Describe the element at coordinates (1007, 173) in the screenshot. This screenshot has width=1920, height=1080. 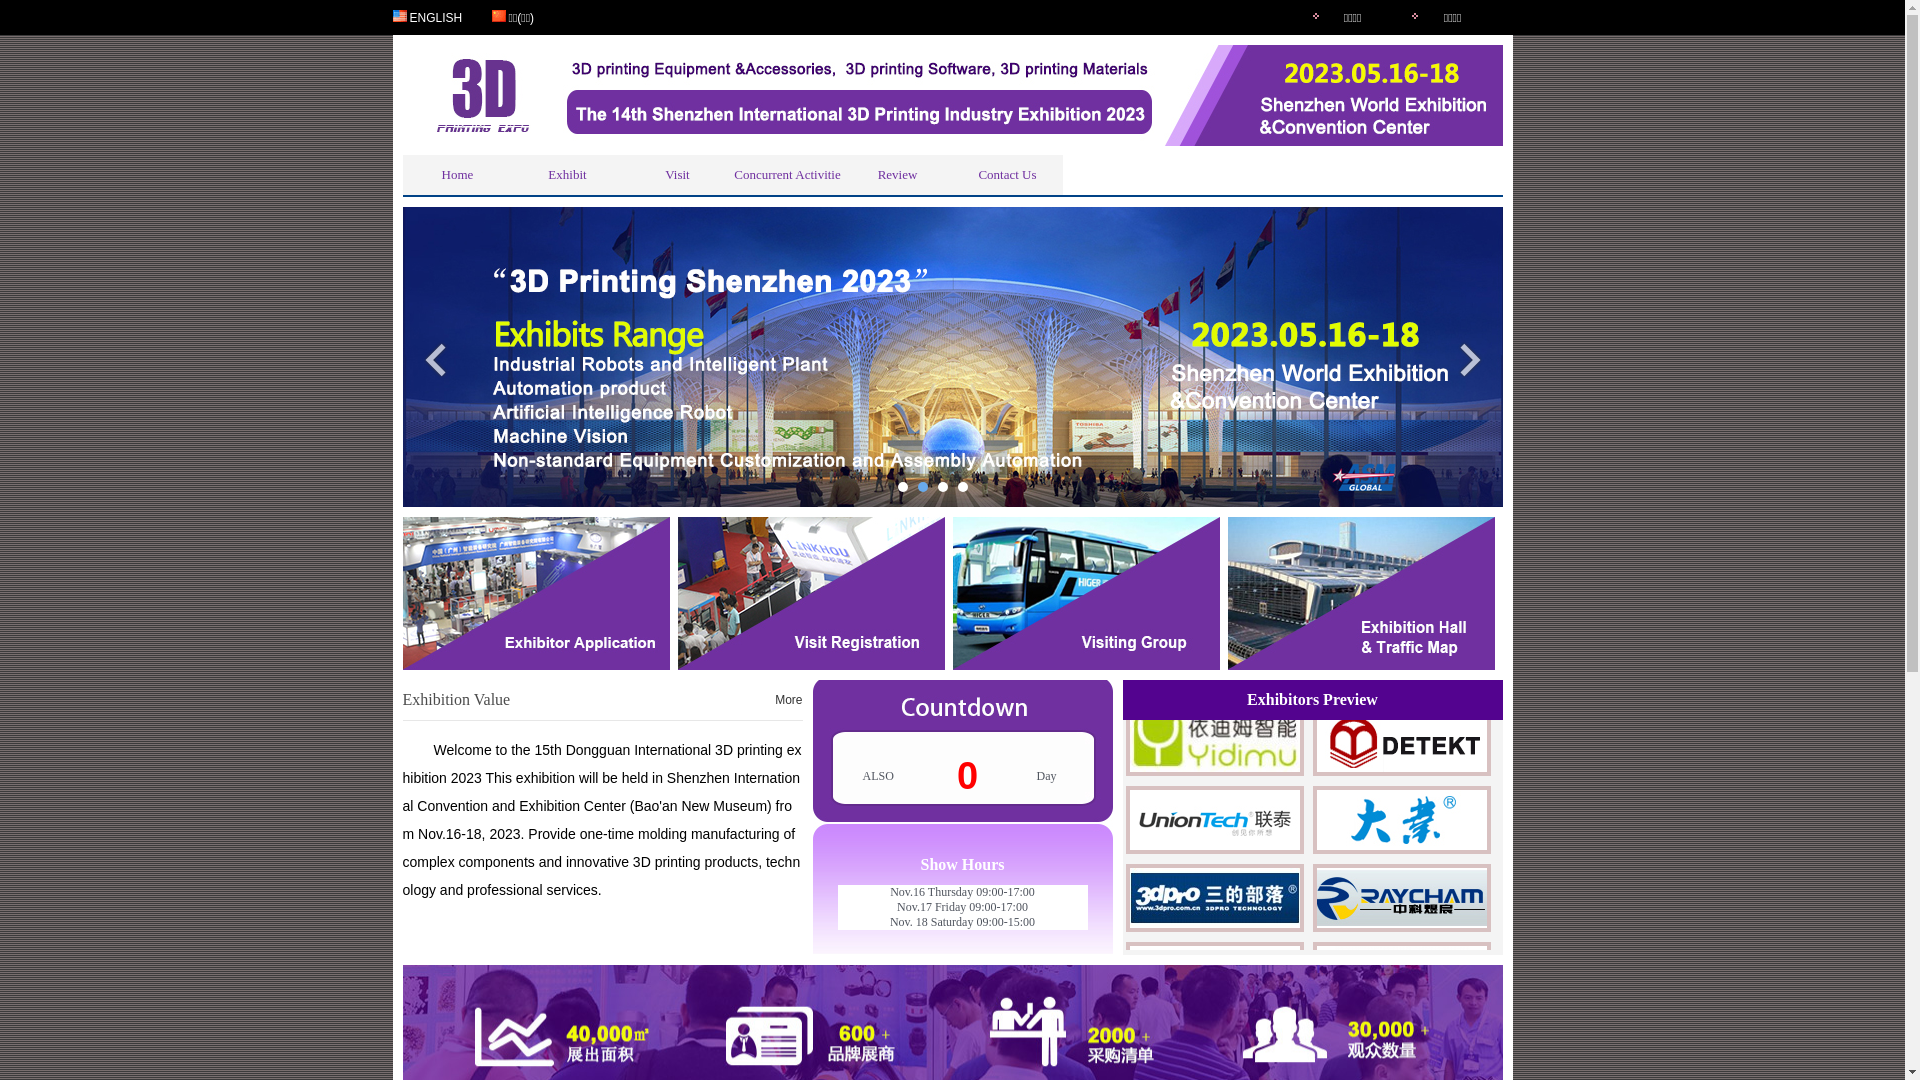
I see `'Contact Us'` at that location.